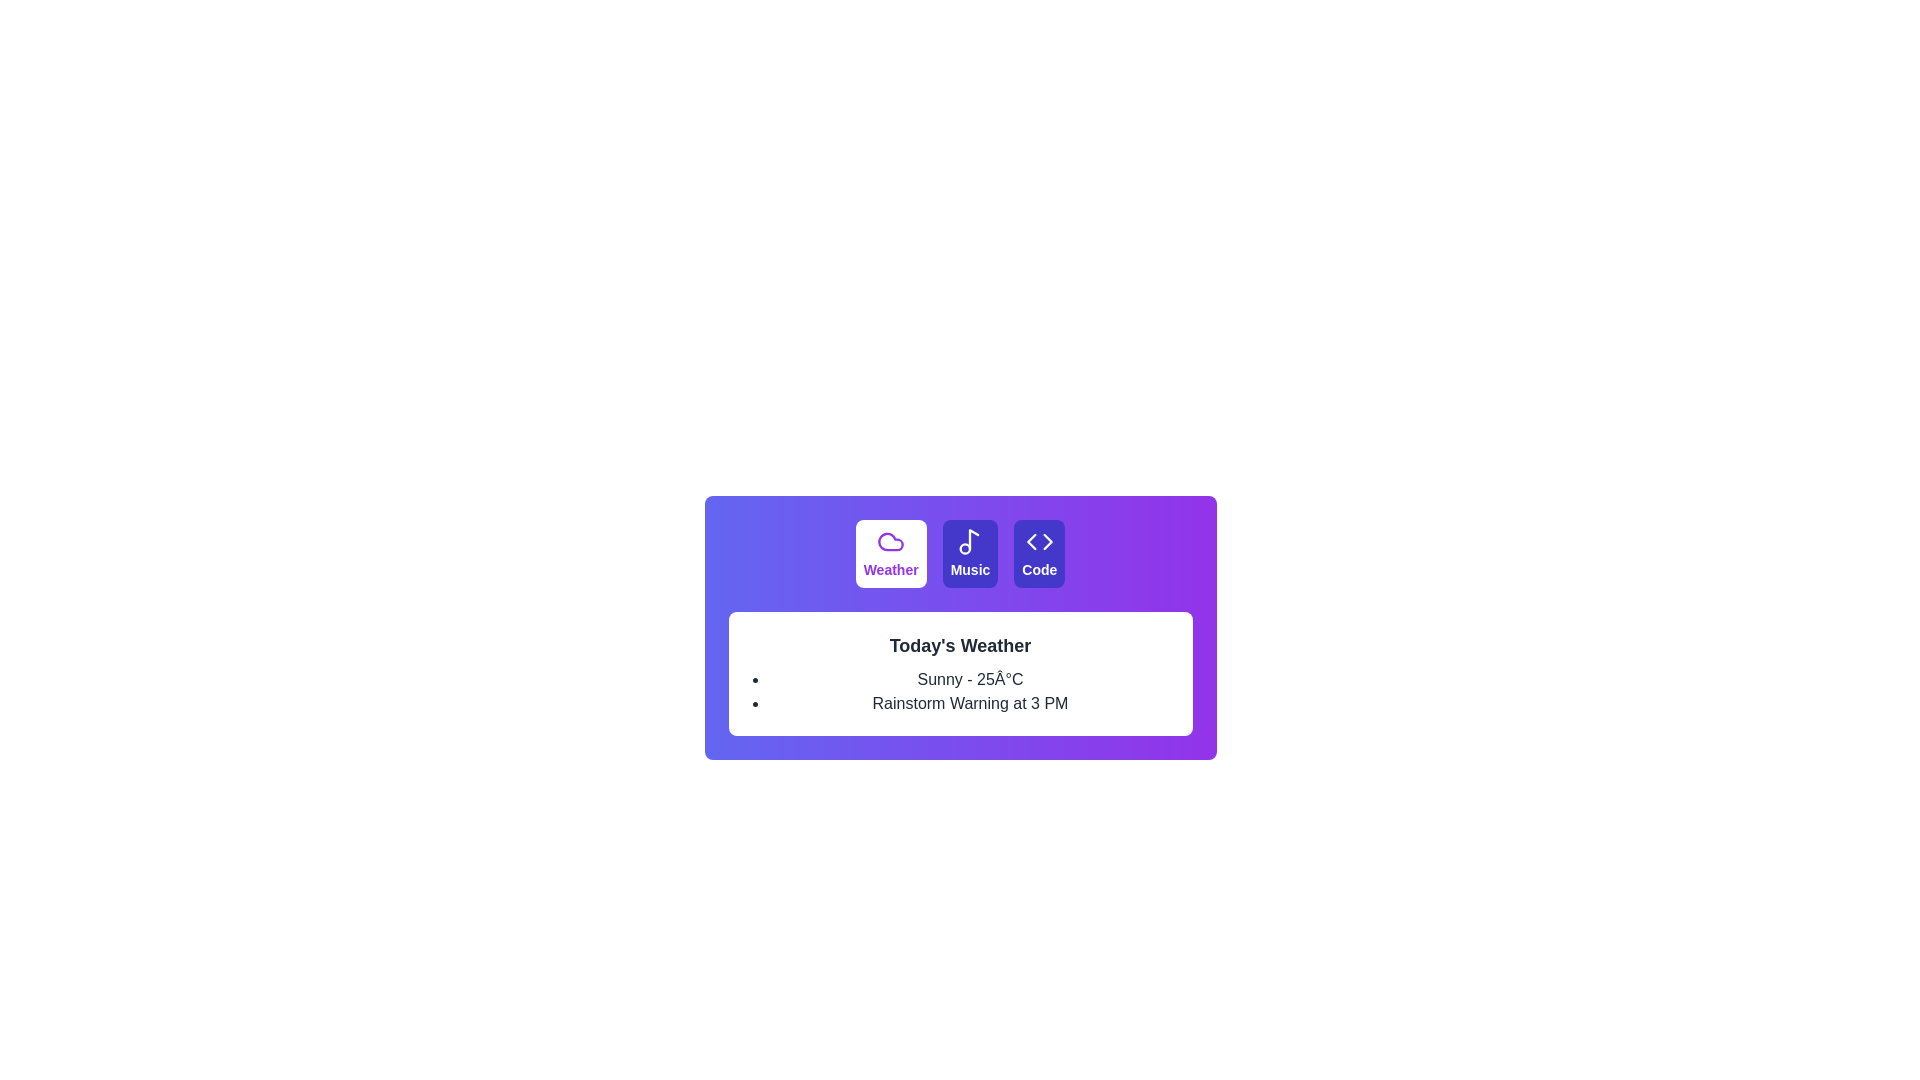  Describe the element at coordinates (970, 570) in the screenshot. I see `the Text label that serves as the descriptive title for its associated section, which is positioned below the icon in the center of a vertical layout group` at that location.